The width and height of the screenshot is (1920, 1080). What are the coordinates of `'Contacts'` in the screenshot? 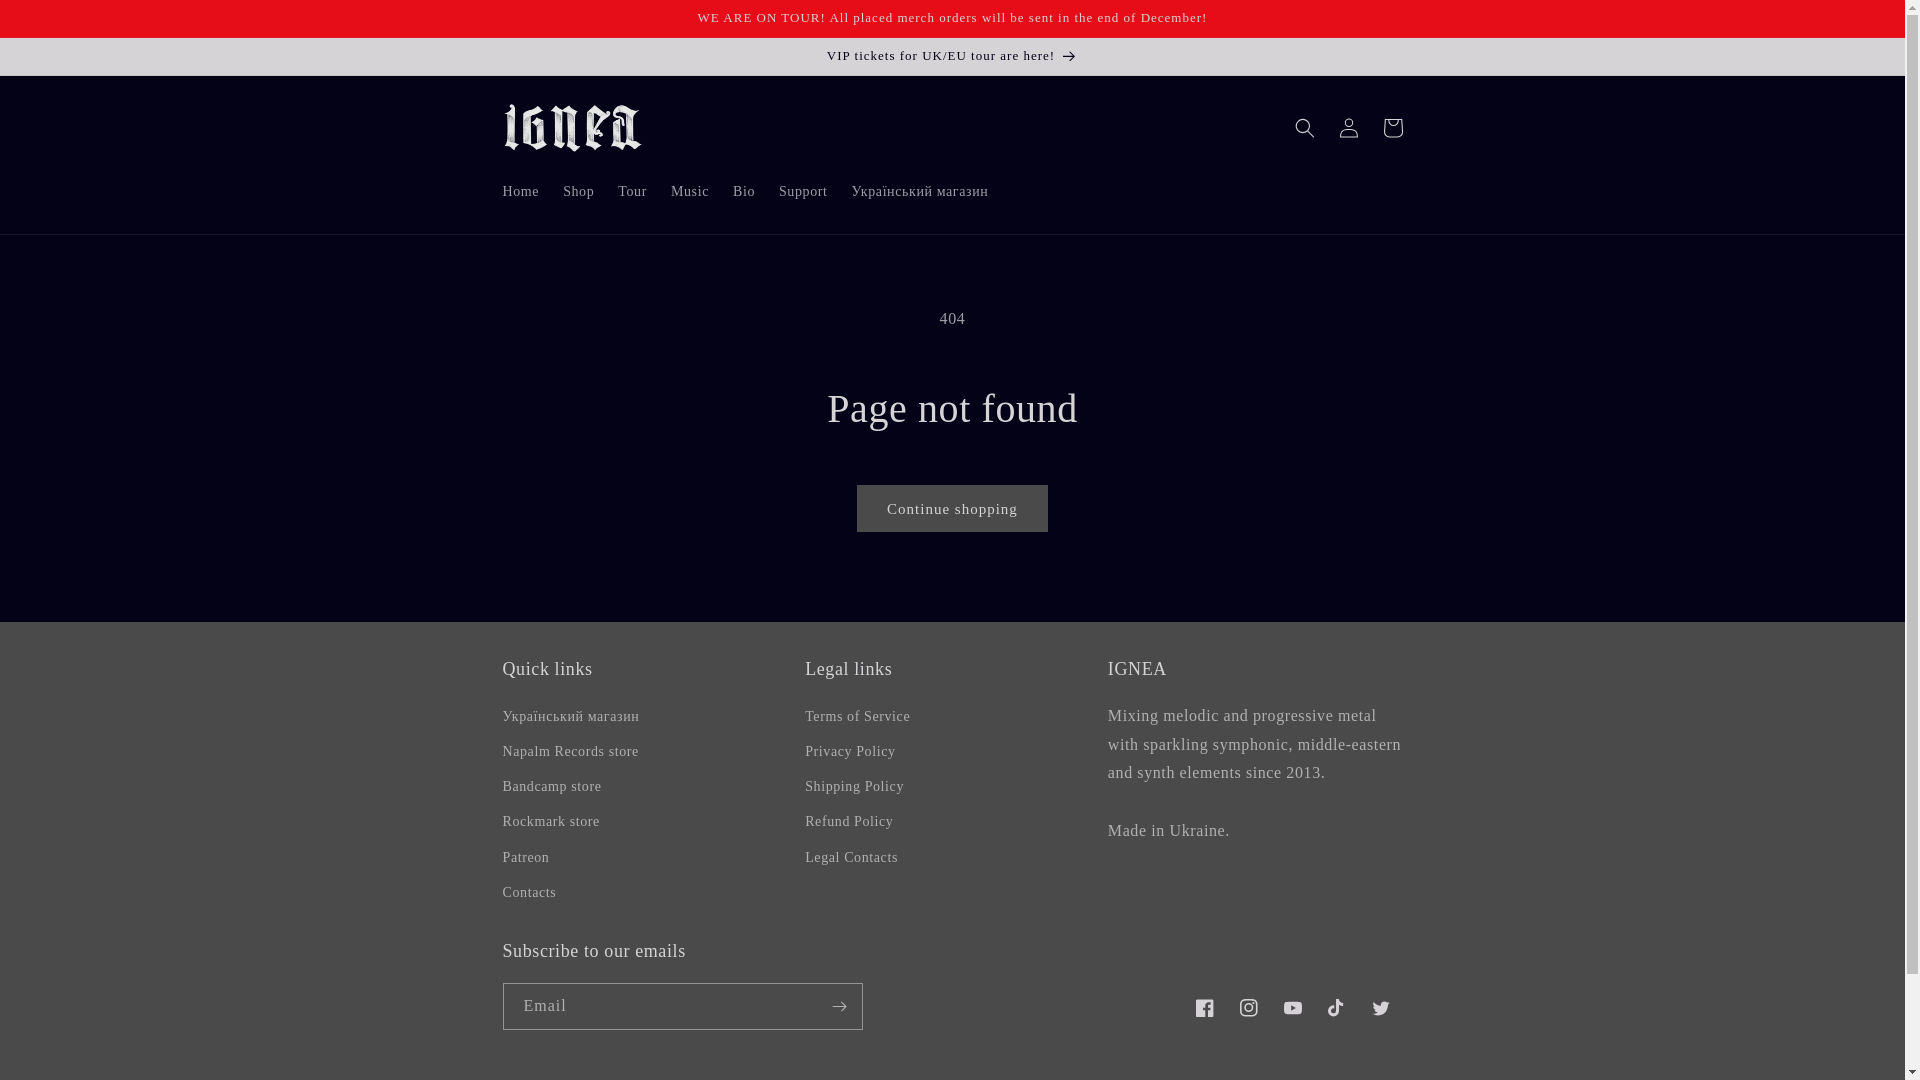 It's located at (502, 891).